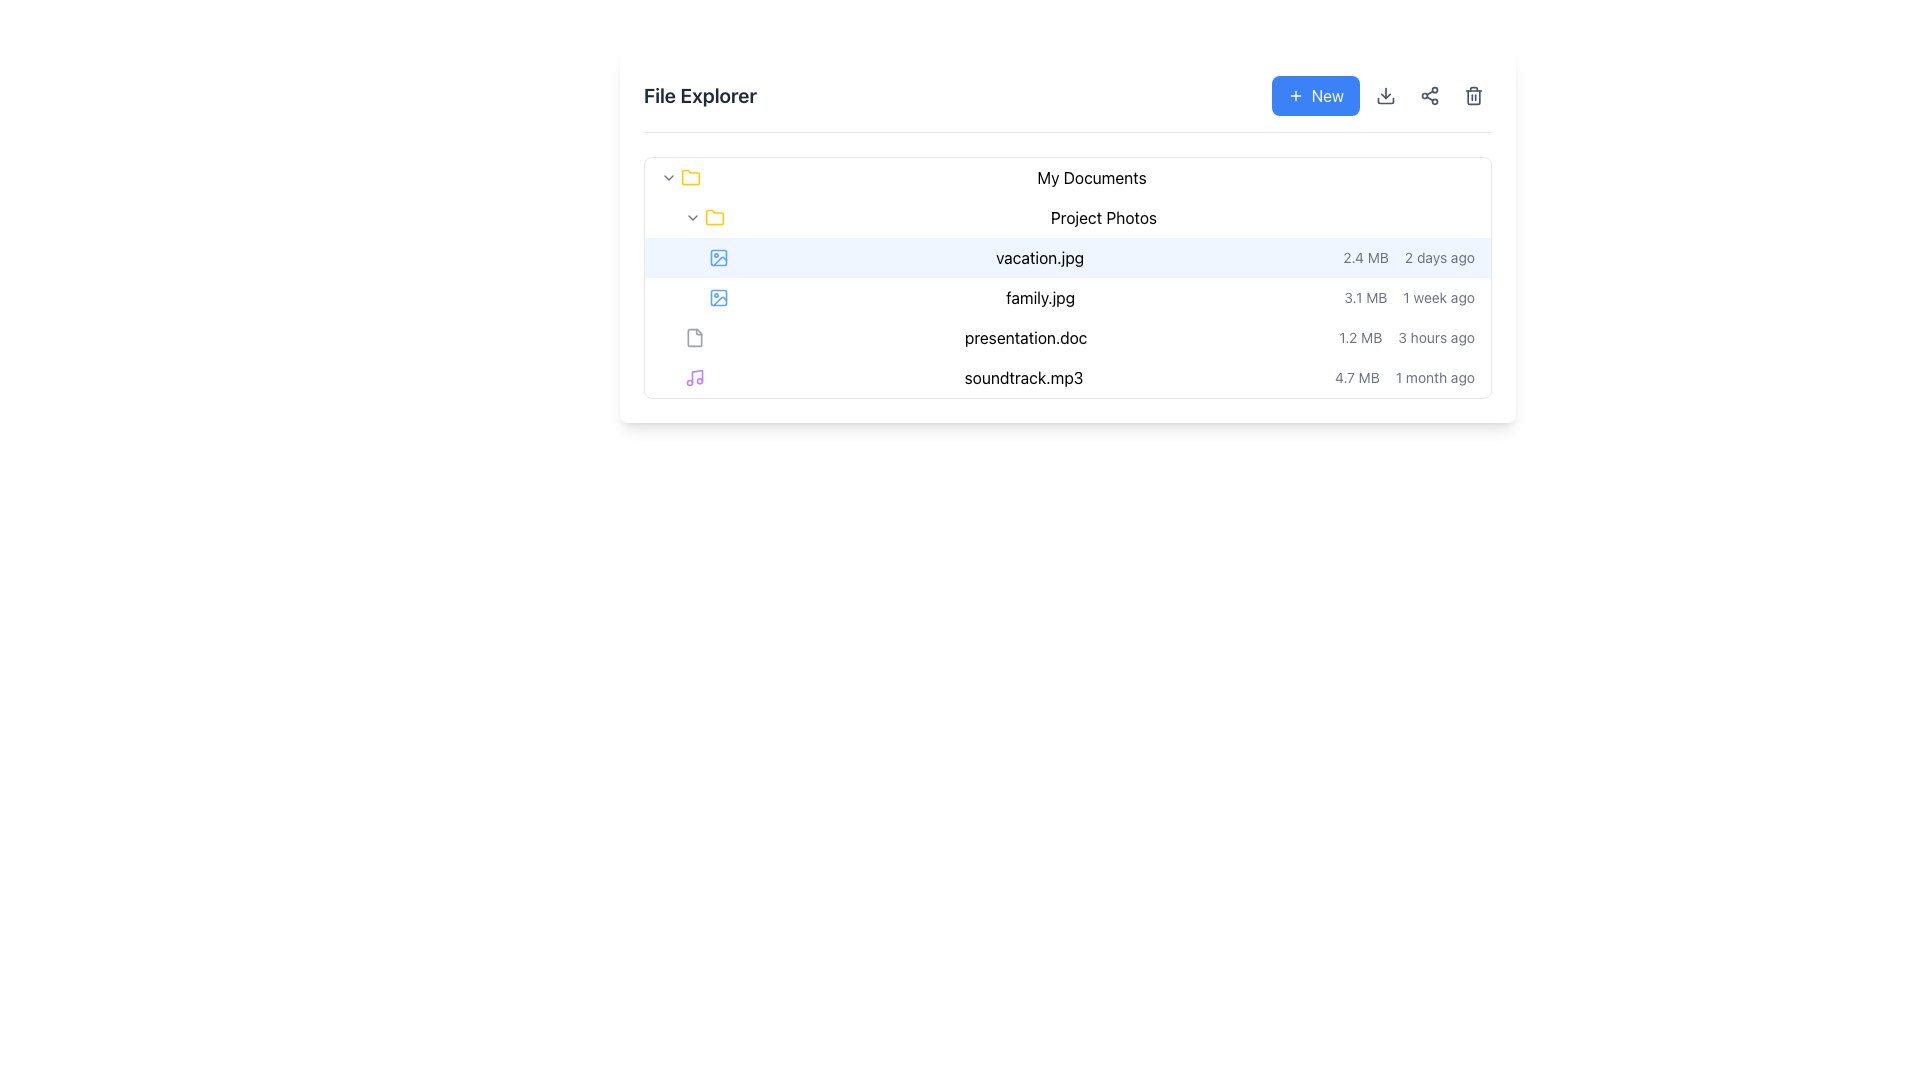 Image resolution: width=1920 pixels, height=1080 pixels. Describe the element at coordinates (668, 176) in the screenshot. I see `the downward-pointing chevron icon next to the 'My Documents' label` at that location.